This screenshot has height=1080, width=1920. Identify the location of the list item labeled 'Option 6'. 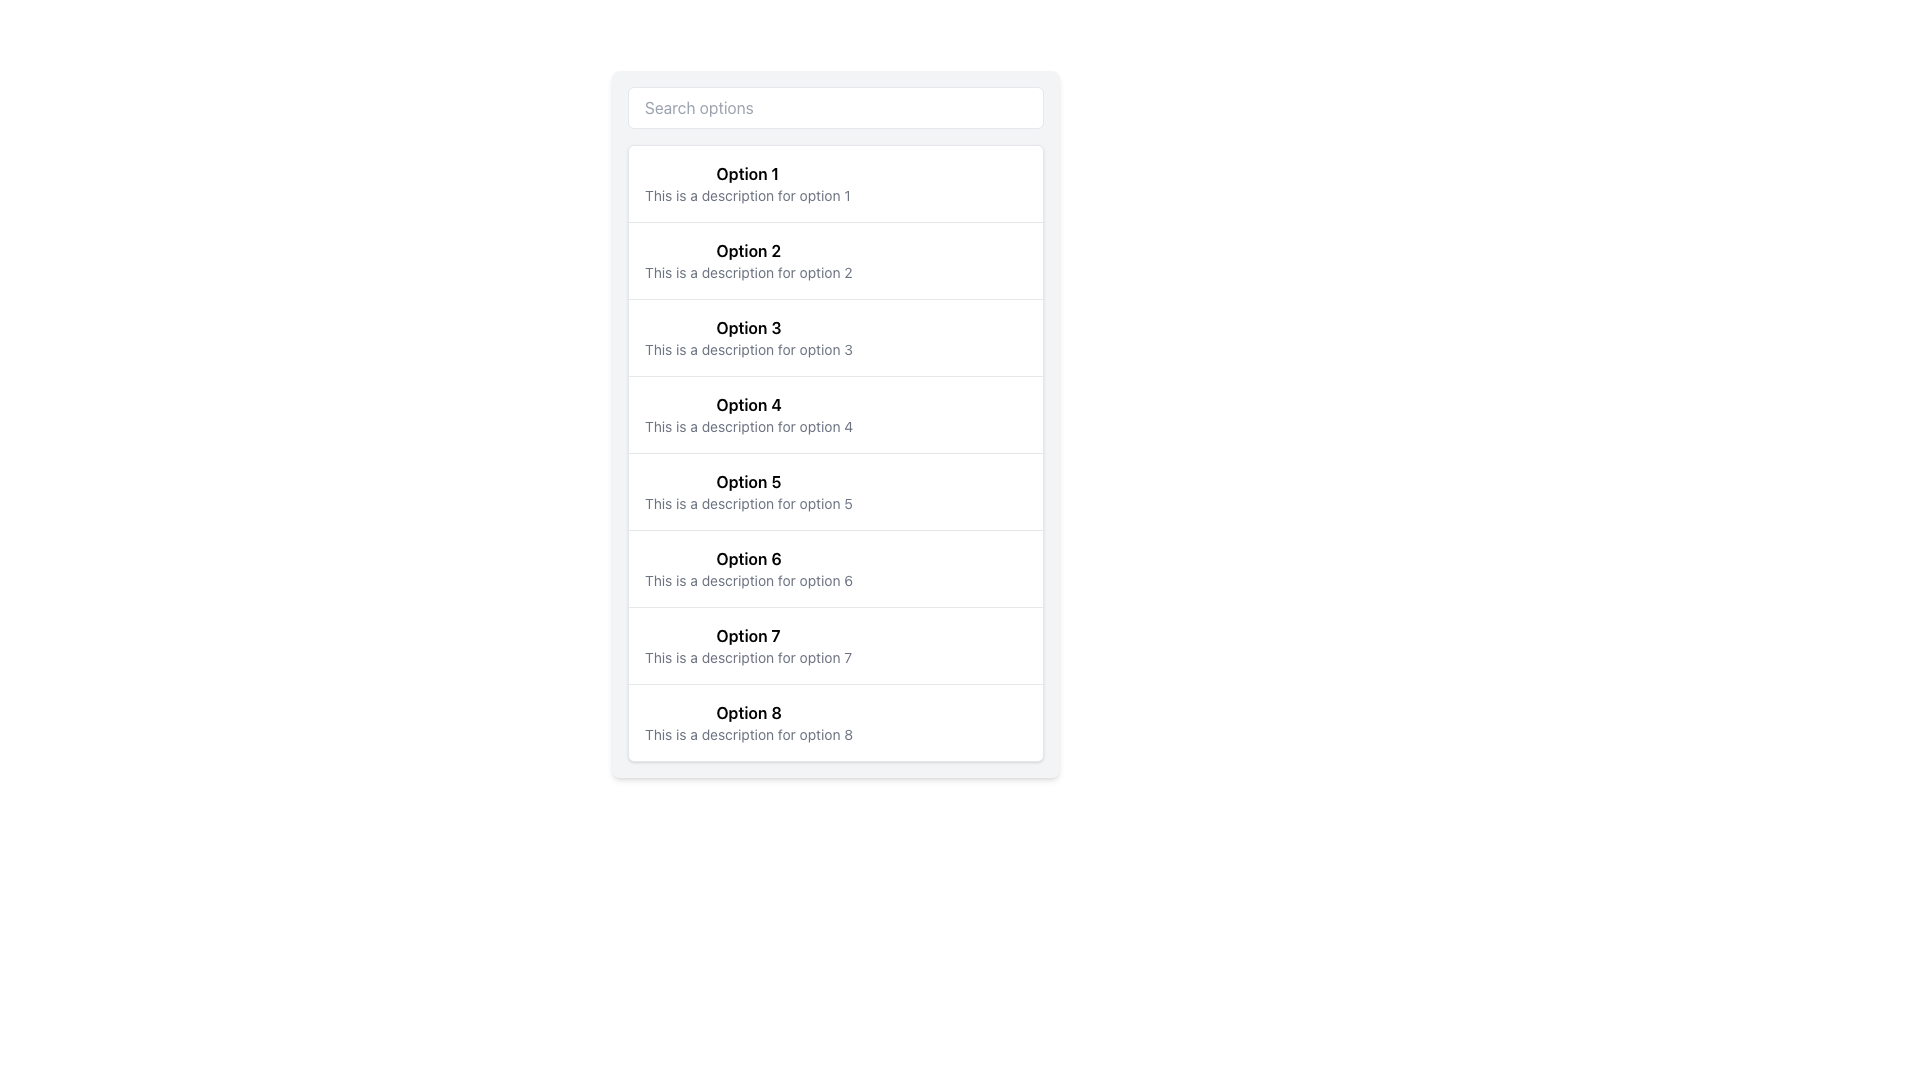
(747, 569).